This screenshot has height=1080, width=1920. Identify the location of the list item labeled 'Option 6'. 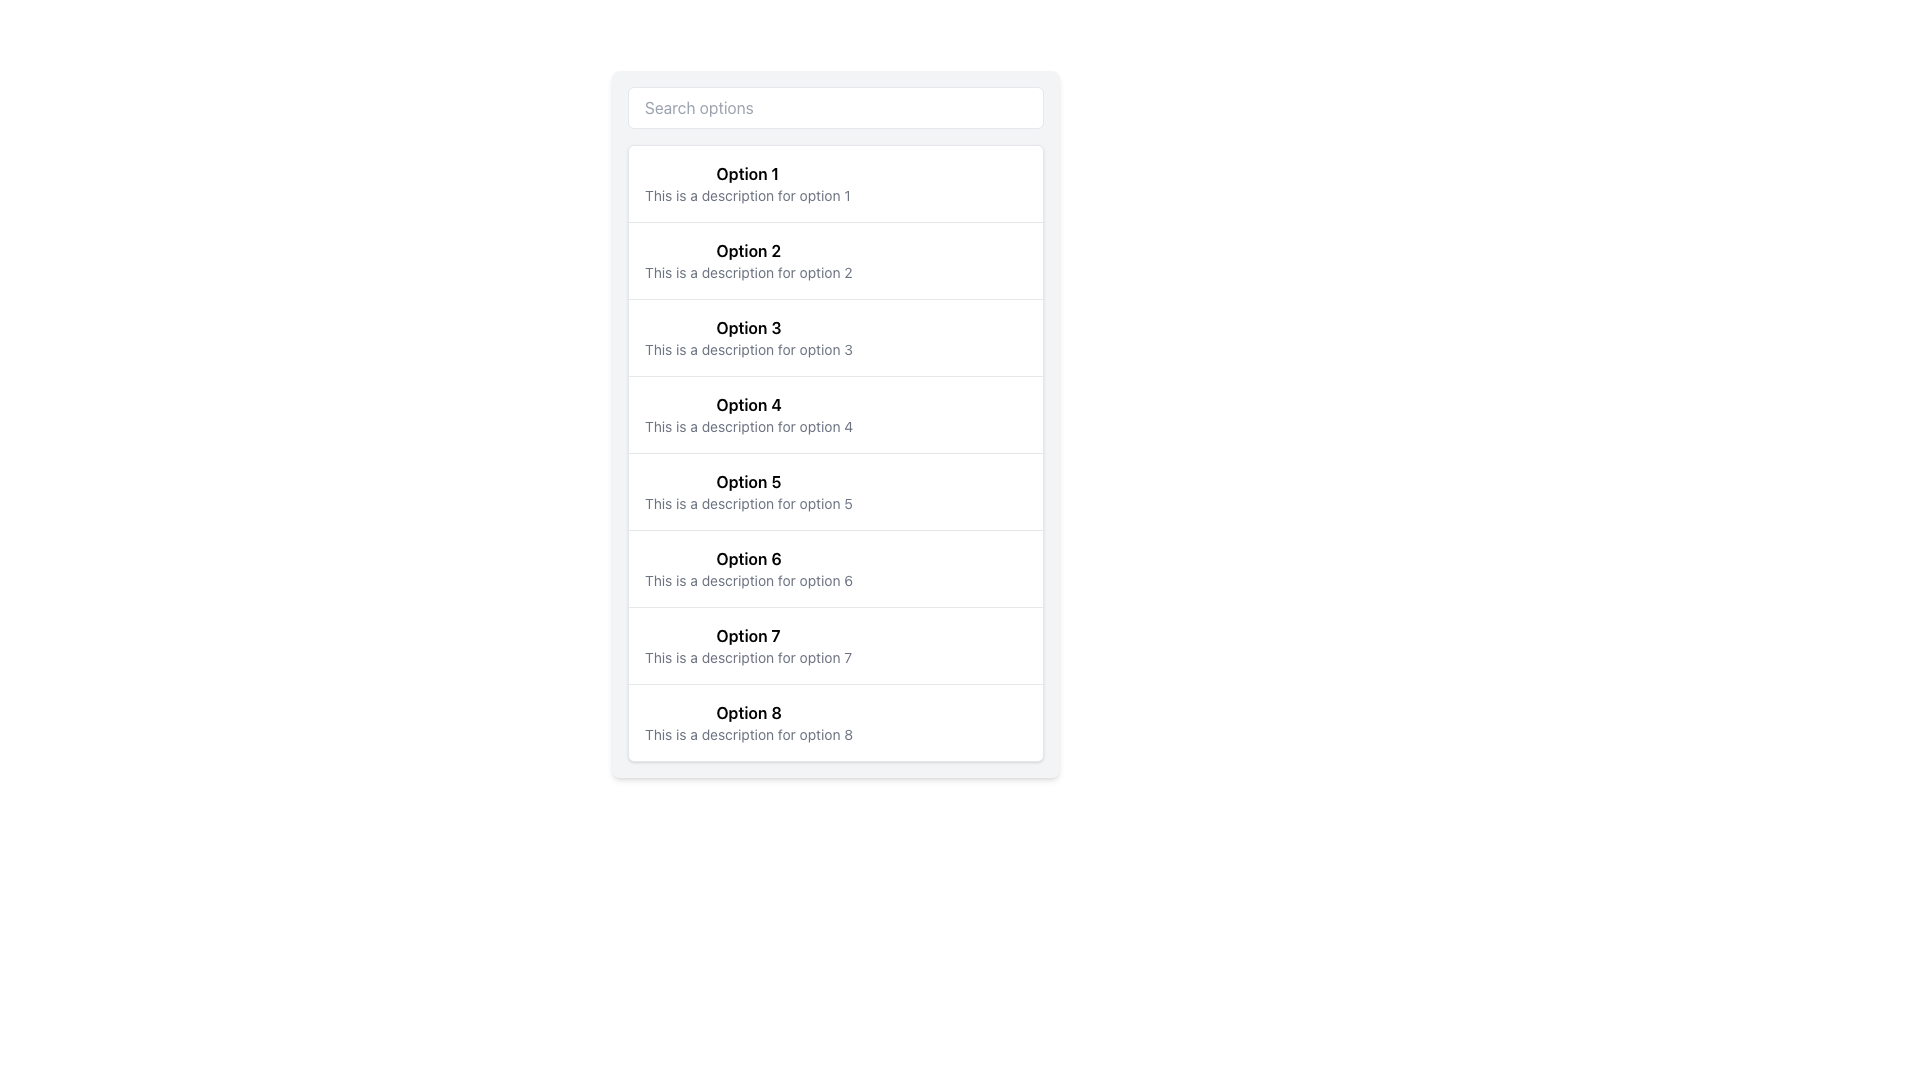
(747, 569).